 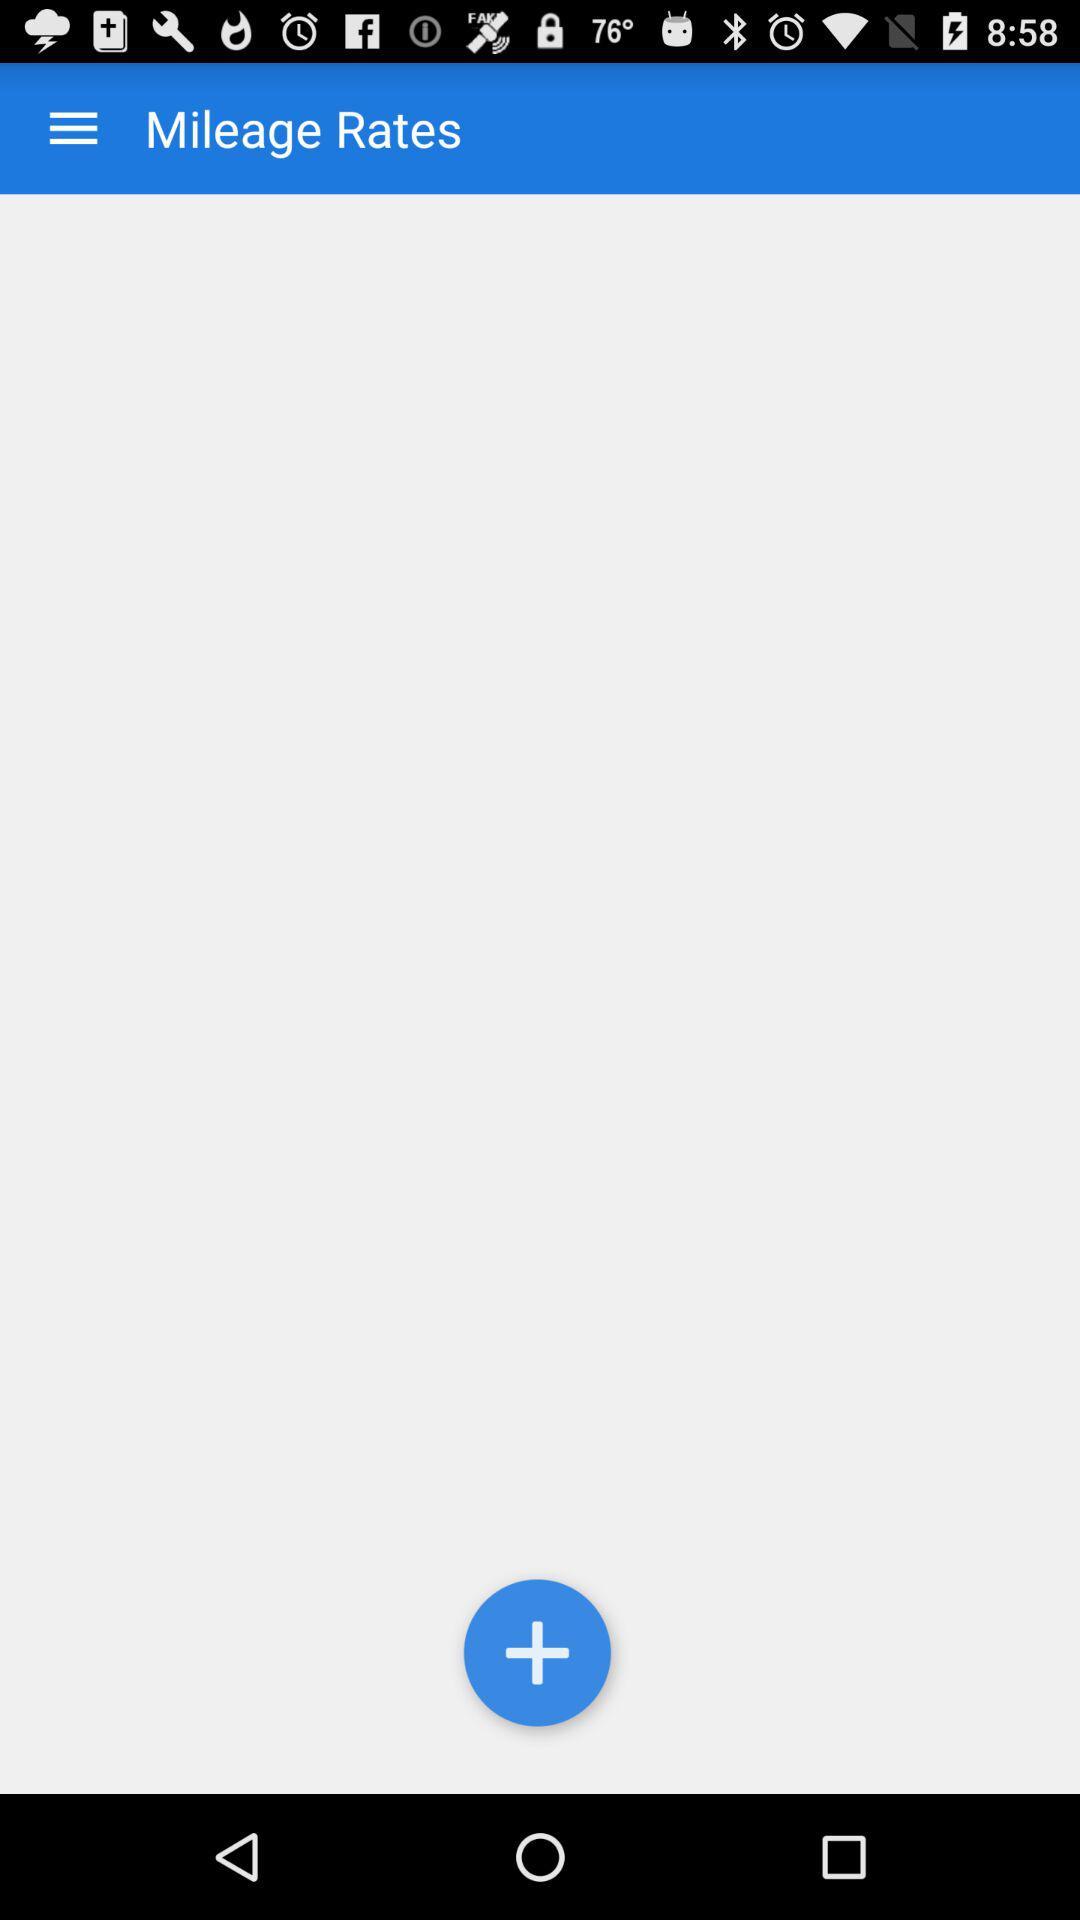 What do you see at coordinates (540, 1657) in the screenshot?
I see `settings option` at bounding box center [540, 1657].